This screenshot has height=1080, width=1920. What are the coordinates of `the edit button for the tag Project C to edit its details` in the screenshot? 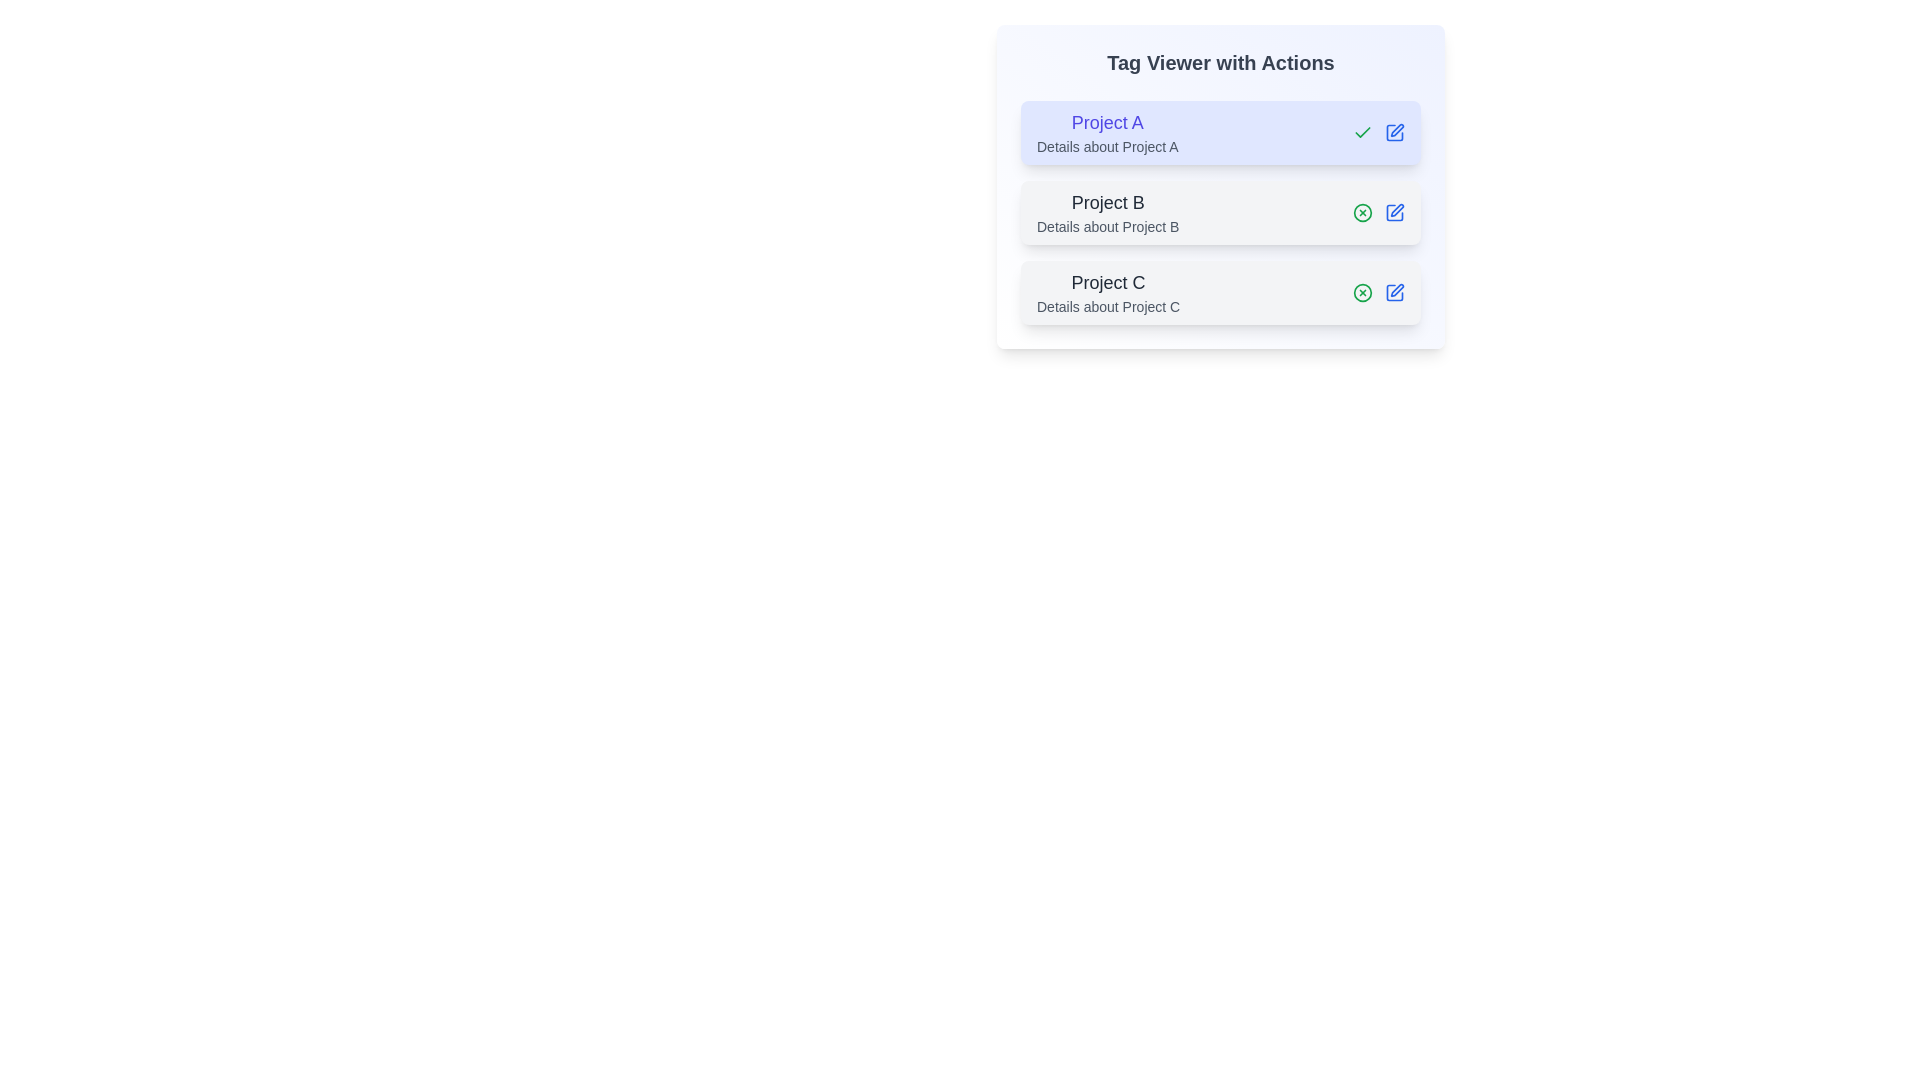 It's located at (1394, 293).